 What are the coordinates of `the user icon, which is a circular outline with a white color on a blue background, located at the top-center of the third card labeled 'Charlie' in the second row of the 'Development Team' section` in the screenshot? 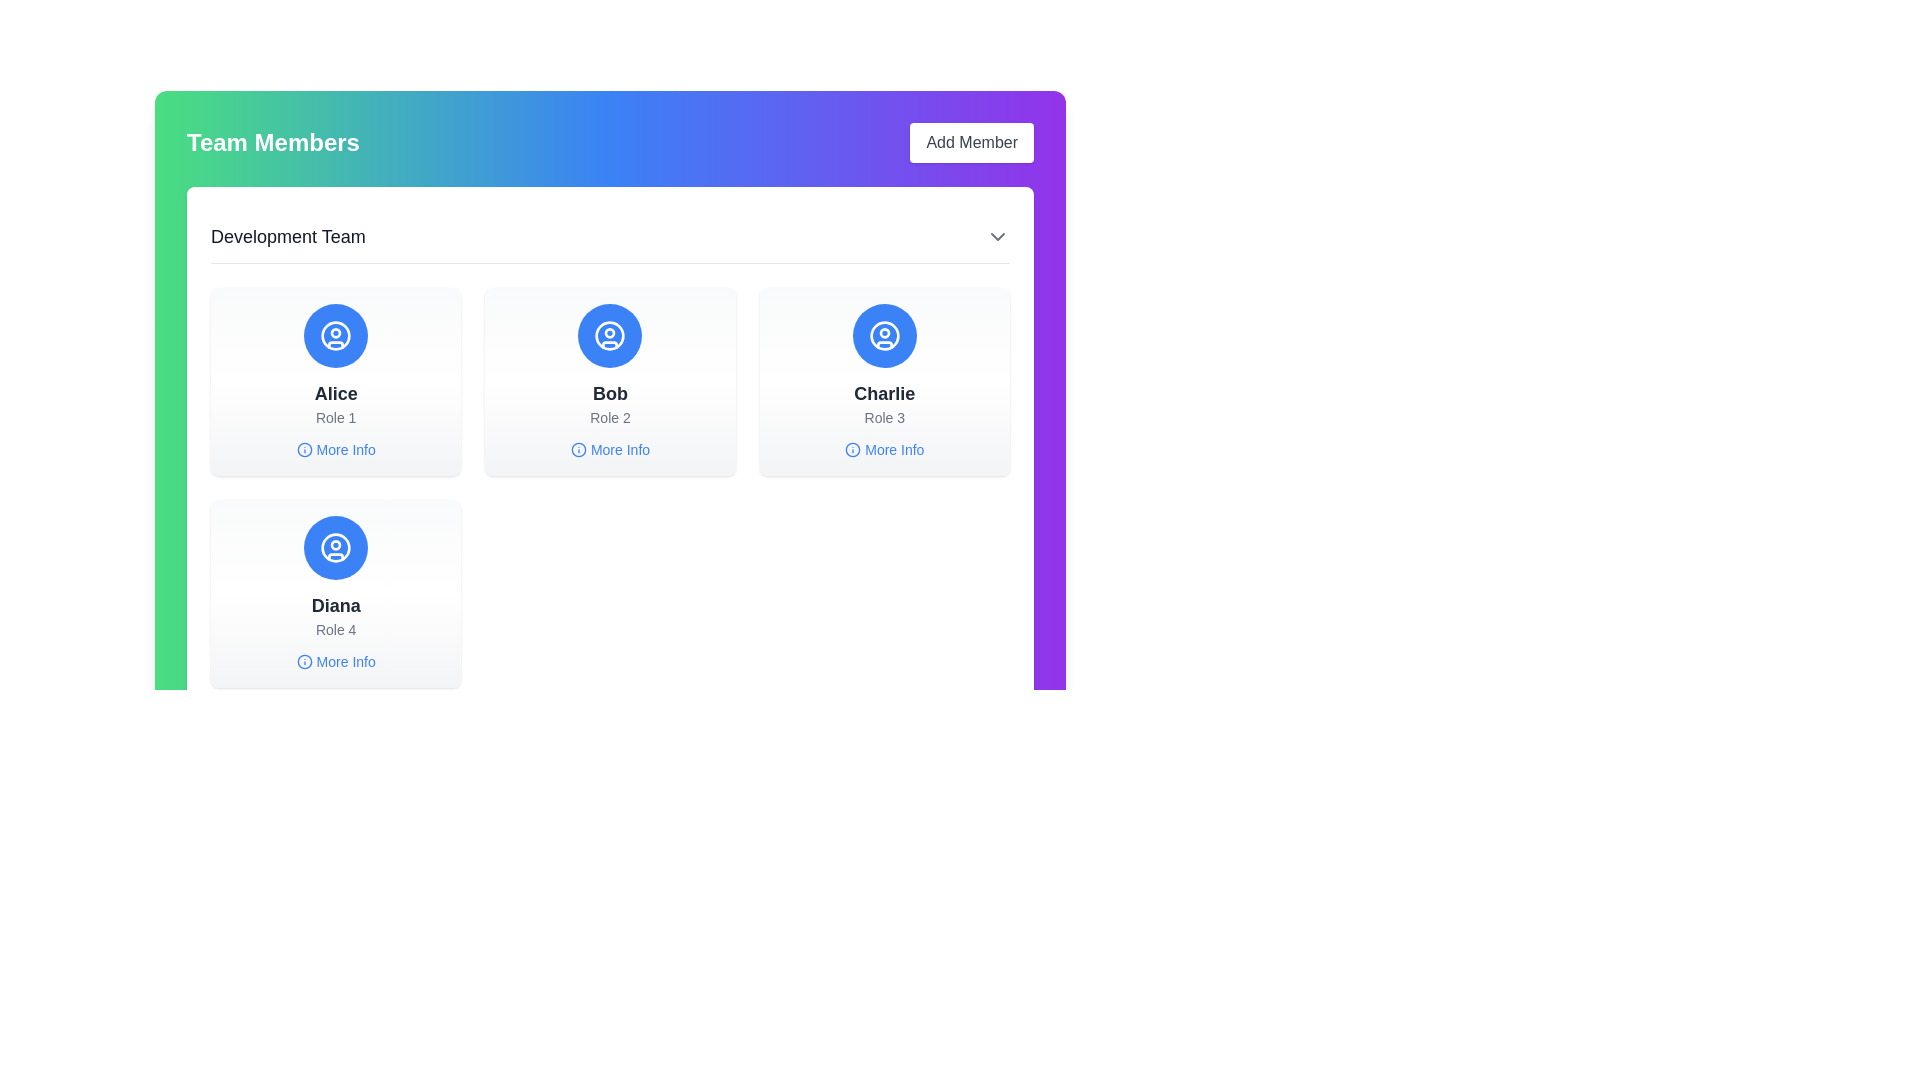 It's located at (883, 334).